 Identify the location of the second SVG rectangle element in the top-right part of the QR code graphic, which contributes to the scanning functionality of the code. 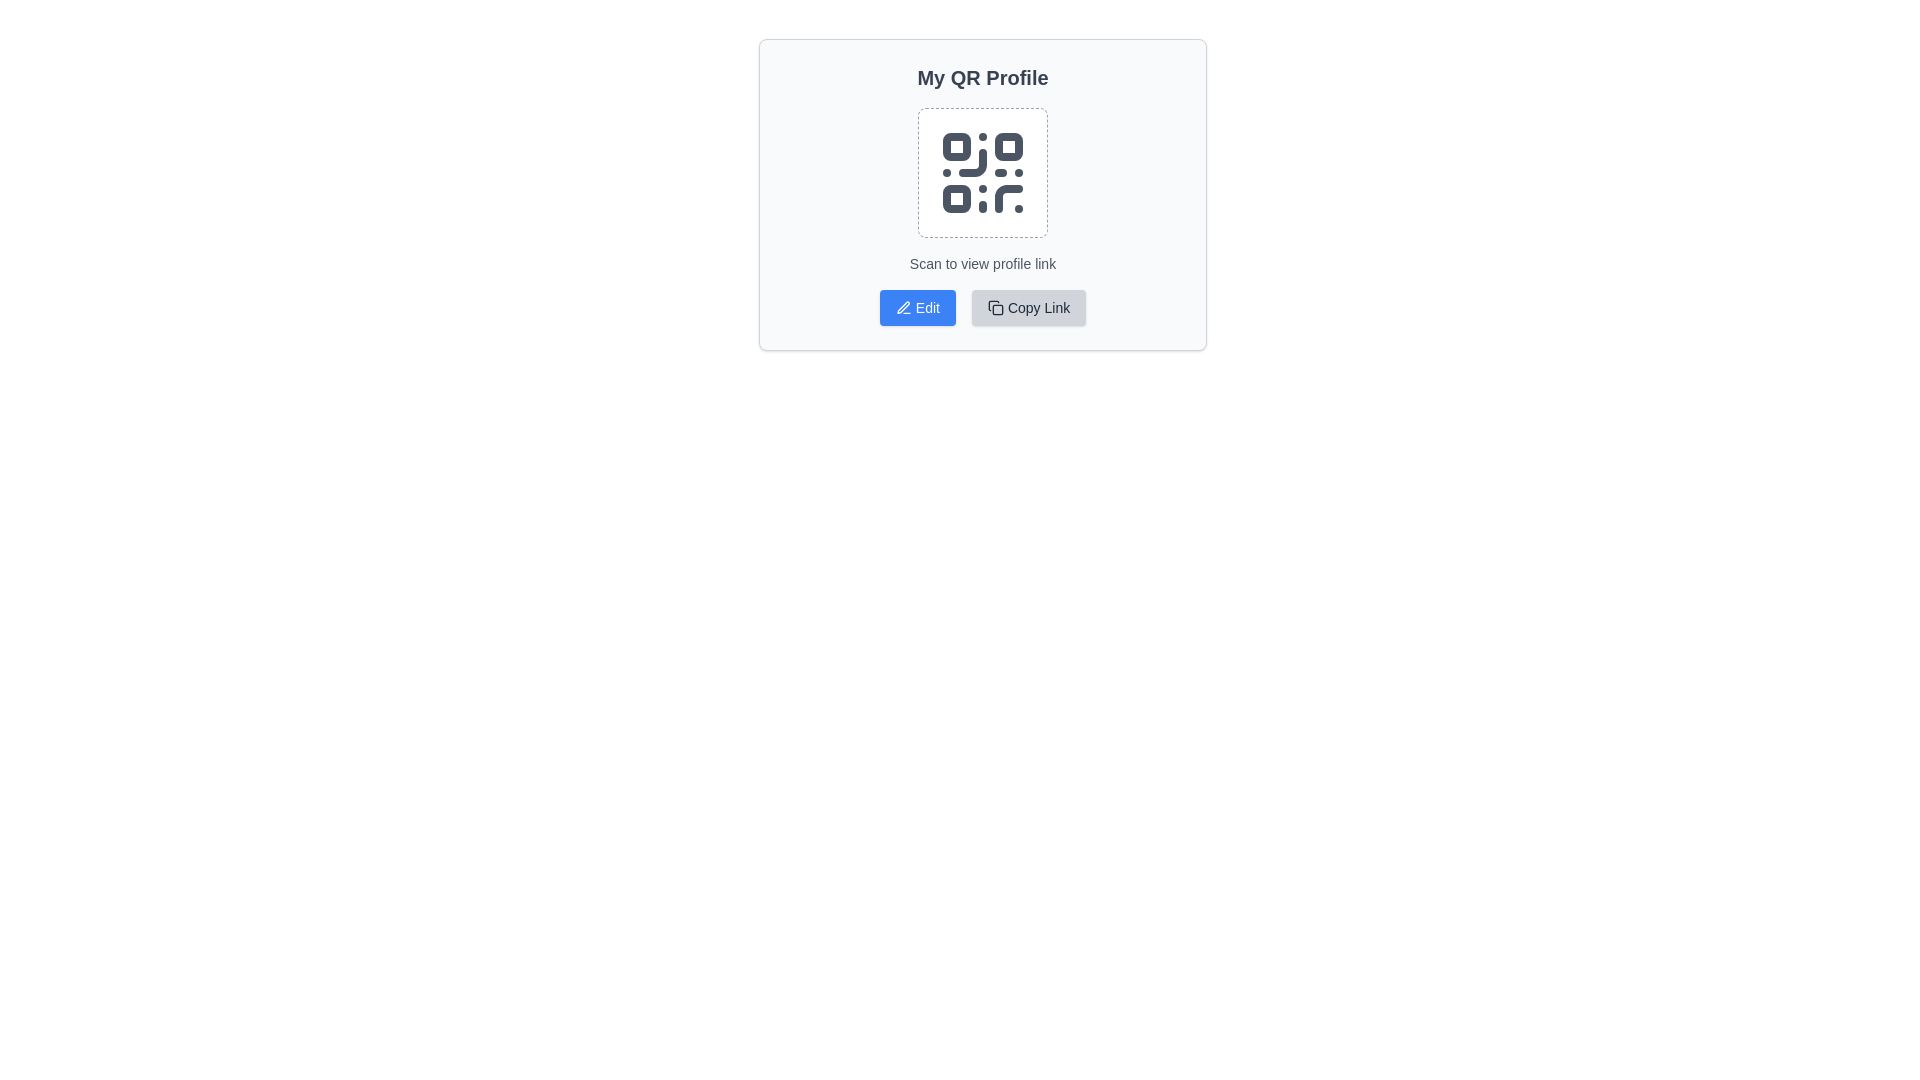
(1008, 145).